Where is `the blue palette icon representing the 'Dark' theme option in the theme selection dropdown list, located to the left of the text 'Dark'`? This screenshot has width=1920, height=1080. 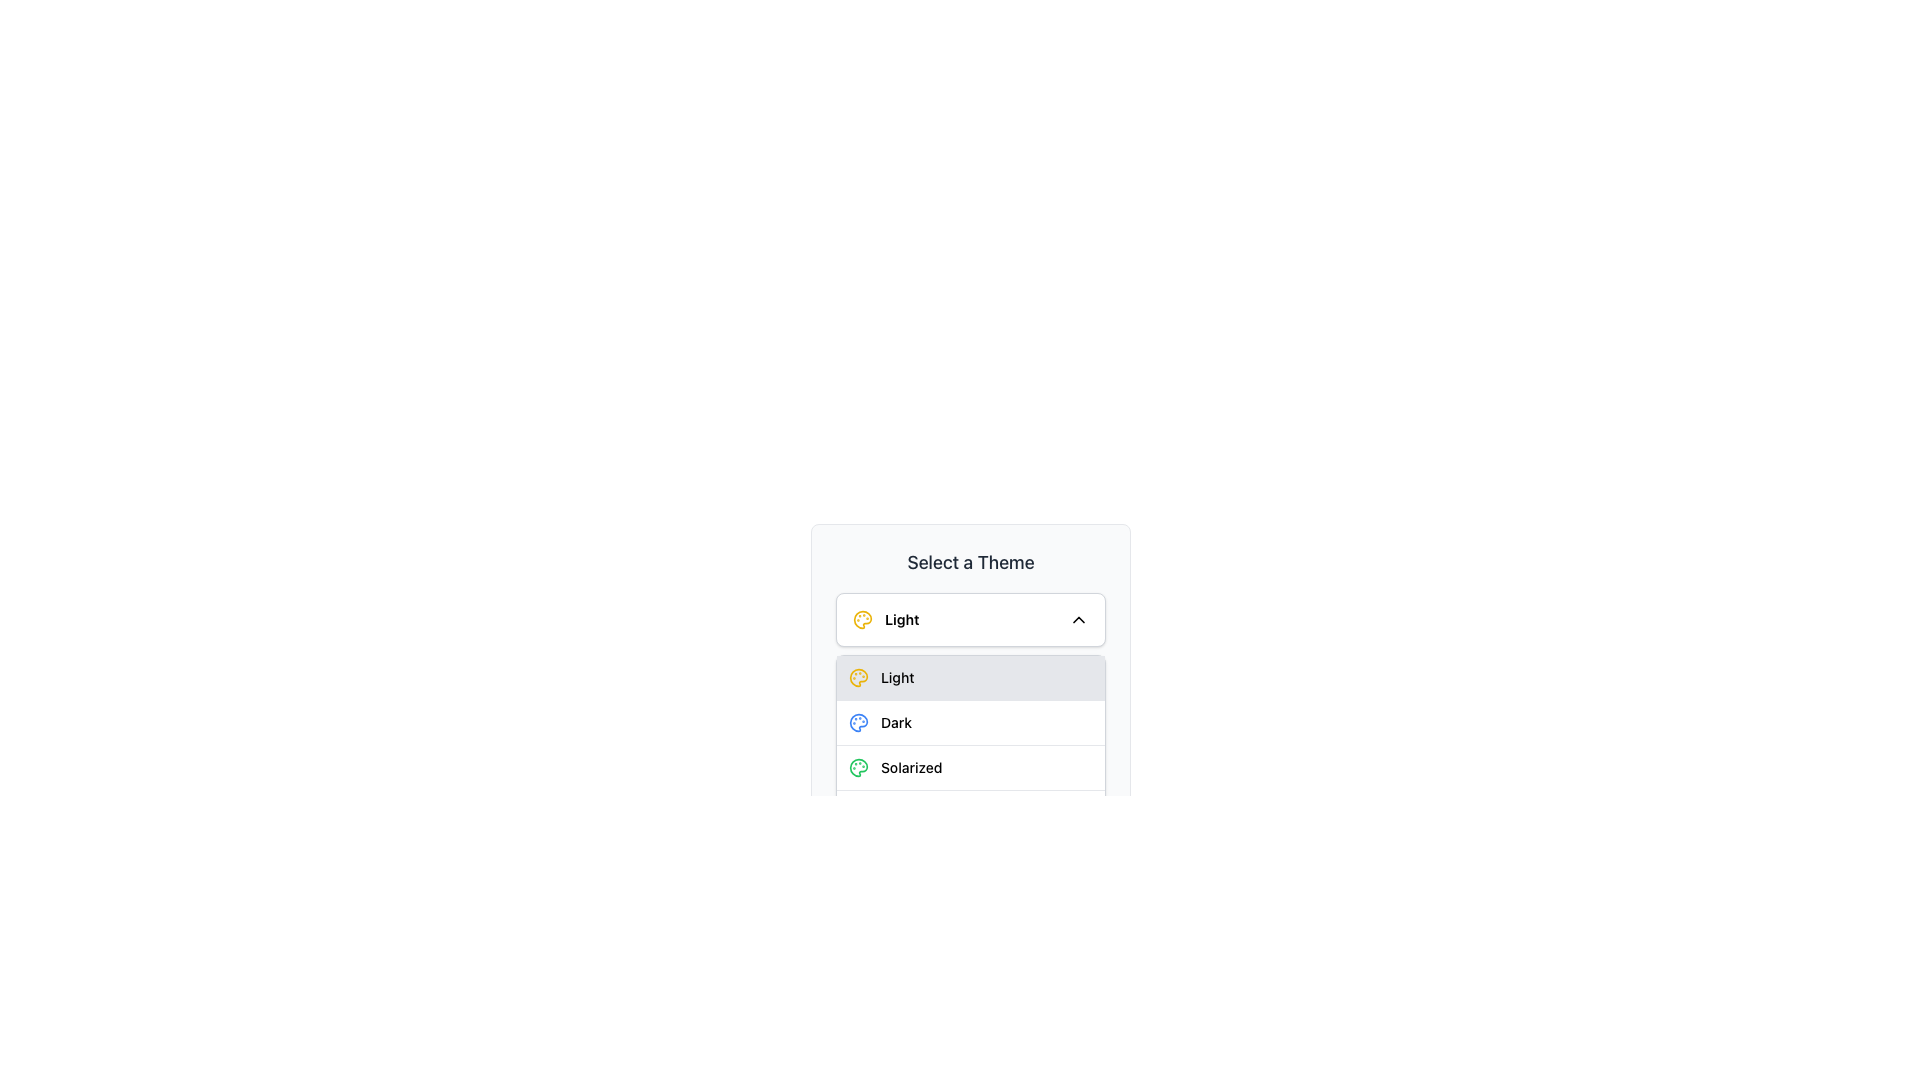 the blue palette icon representing the 'Dark' theme option in the theme selection dropdown list, located to the left of the text 'Dark' is located at coordinates (859, 722).